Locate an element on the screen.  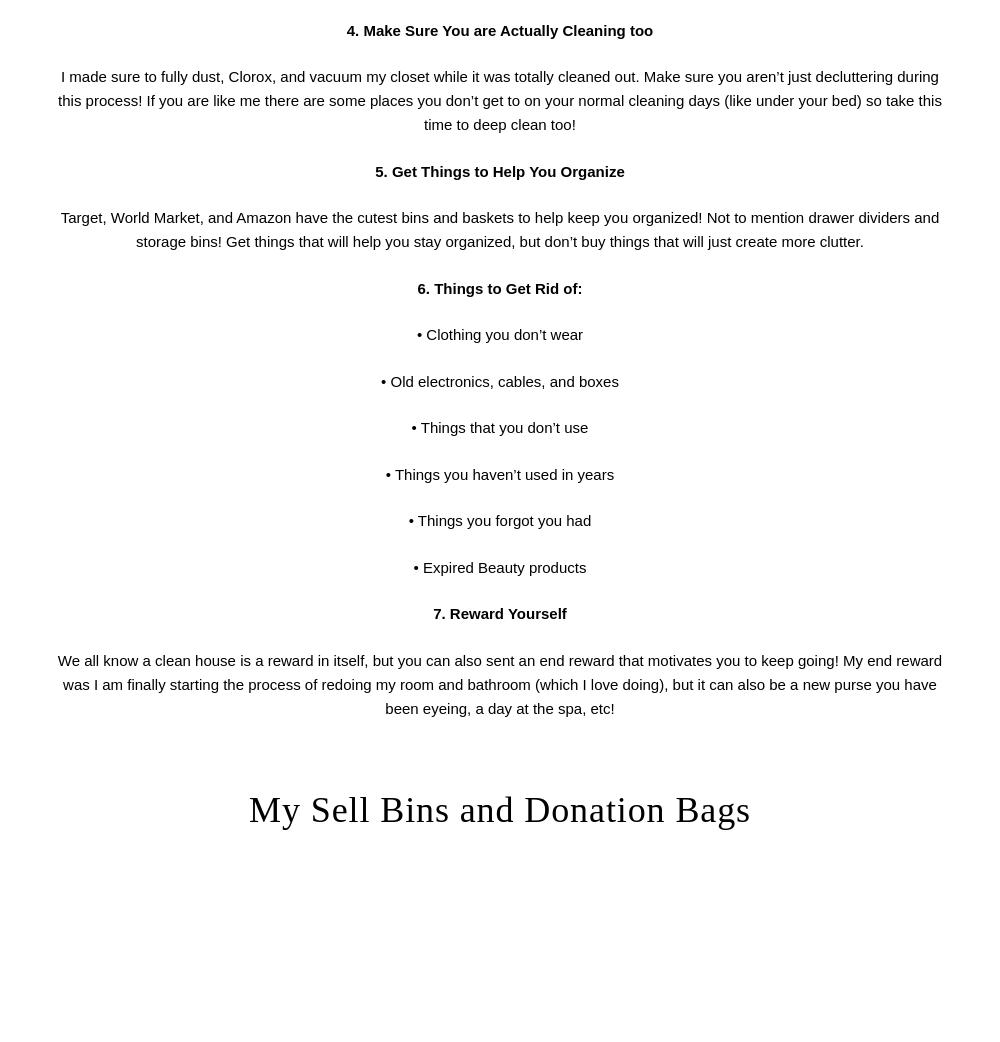
'We all know a clean house is a reward in itself, but you can also sent an end reward that motivates you to keep going! My end reward was I am finally starting the process of redoing my room and bathroom (which I love doing), but it can also be a new purse you have been eyeing, a day at the spa, etc!' is located at coordinates (498, 683).